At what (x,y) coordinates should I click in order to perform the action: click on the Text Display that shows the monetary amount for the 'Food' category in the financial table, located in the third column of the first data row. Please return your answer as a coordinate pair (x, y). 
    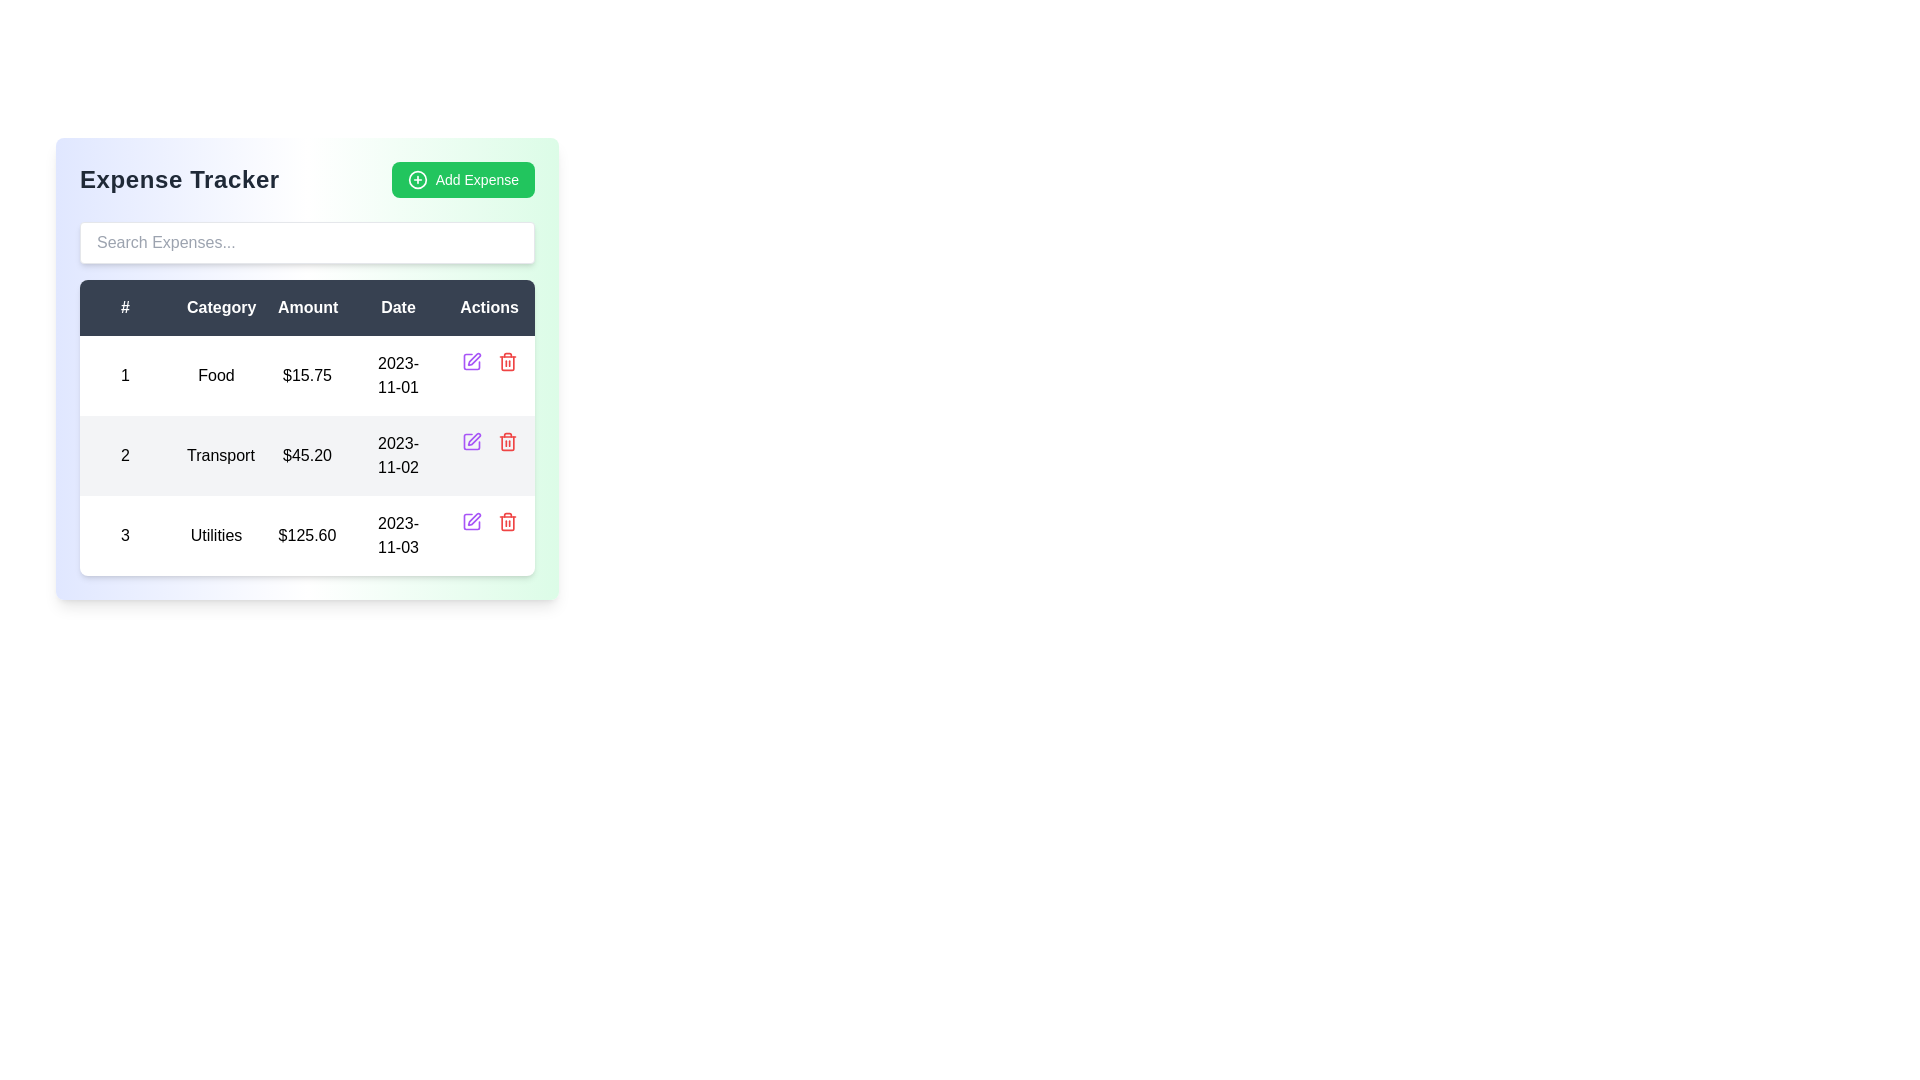
    Looking at the image, I should click on (306, 375).